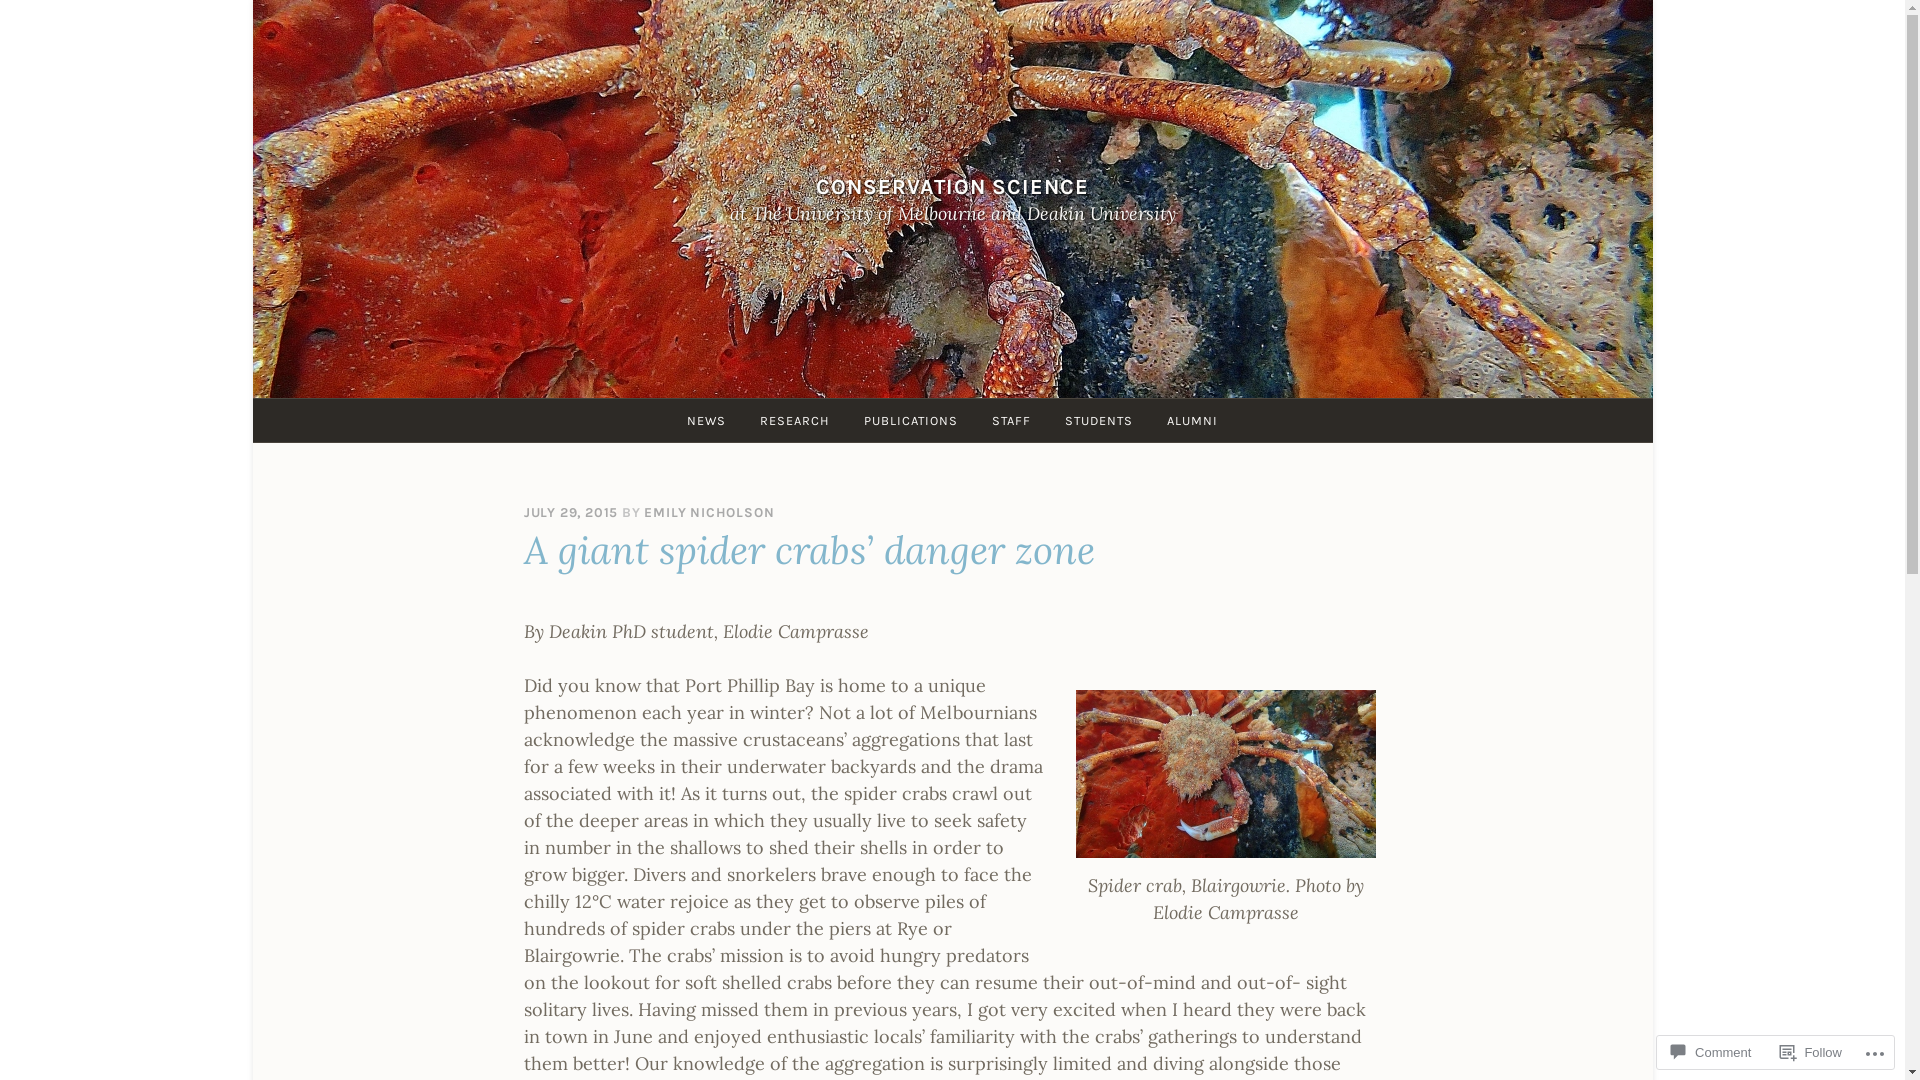  Describe the element at coordinates (849, 419) in the screenshot. I see `'PUBLICATIONS'` at that location.